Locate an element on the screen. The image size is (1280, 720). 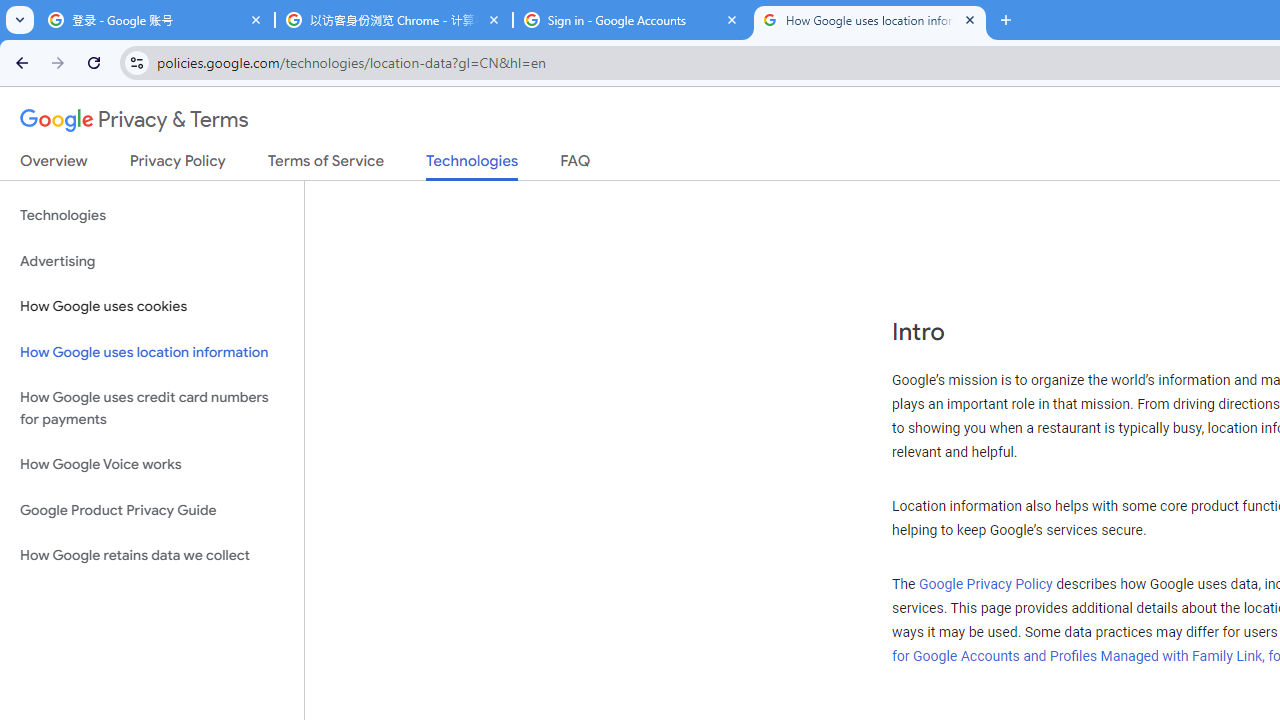
'Advertising' is located at coordinates (151, 260).